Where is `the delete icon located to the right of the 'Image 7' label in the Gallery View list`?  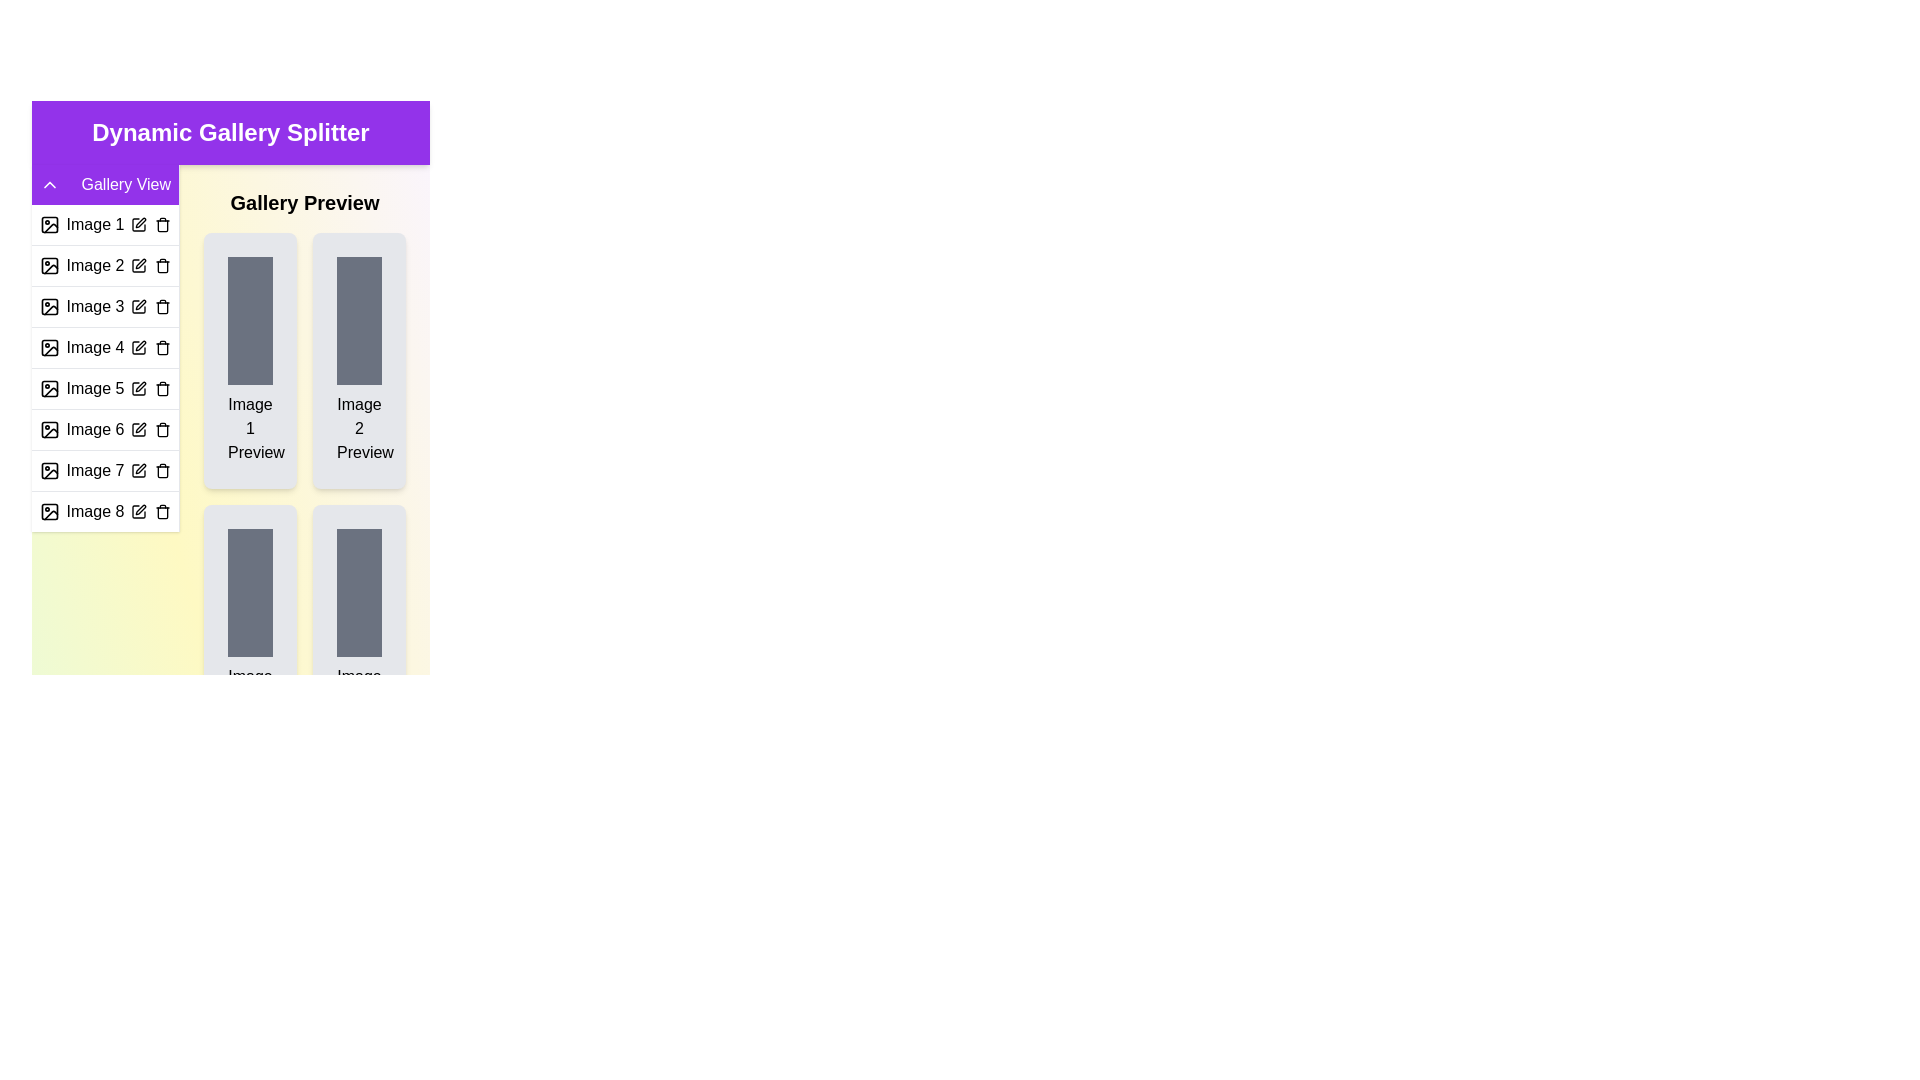
the delete icon located to the right of the 'Image 7' label in the Gallery View list is located at coordinates (163, 470).